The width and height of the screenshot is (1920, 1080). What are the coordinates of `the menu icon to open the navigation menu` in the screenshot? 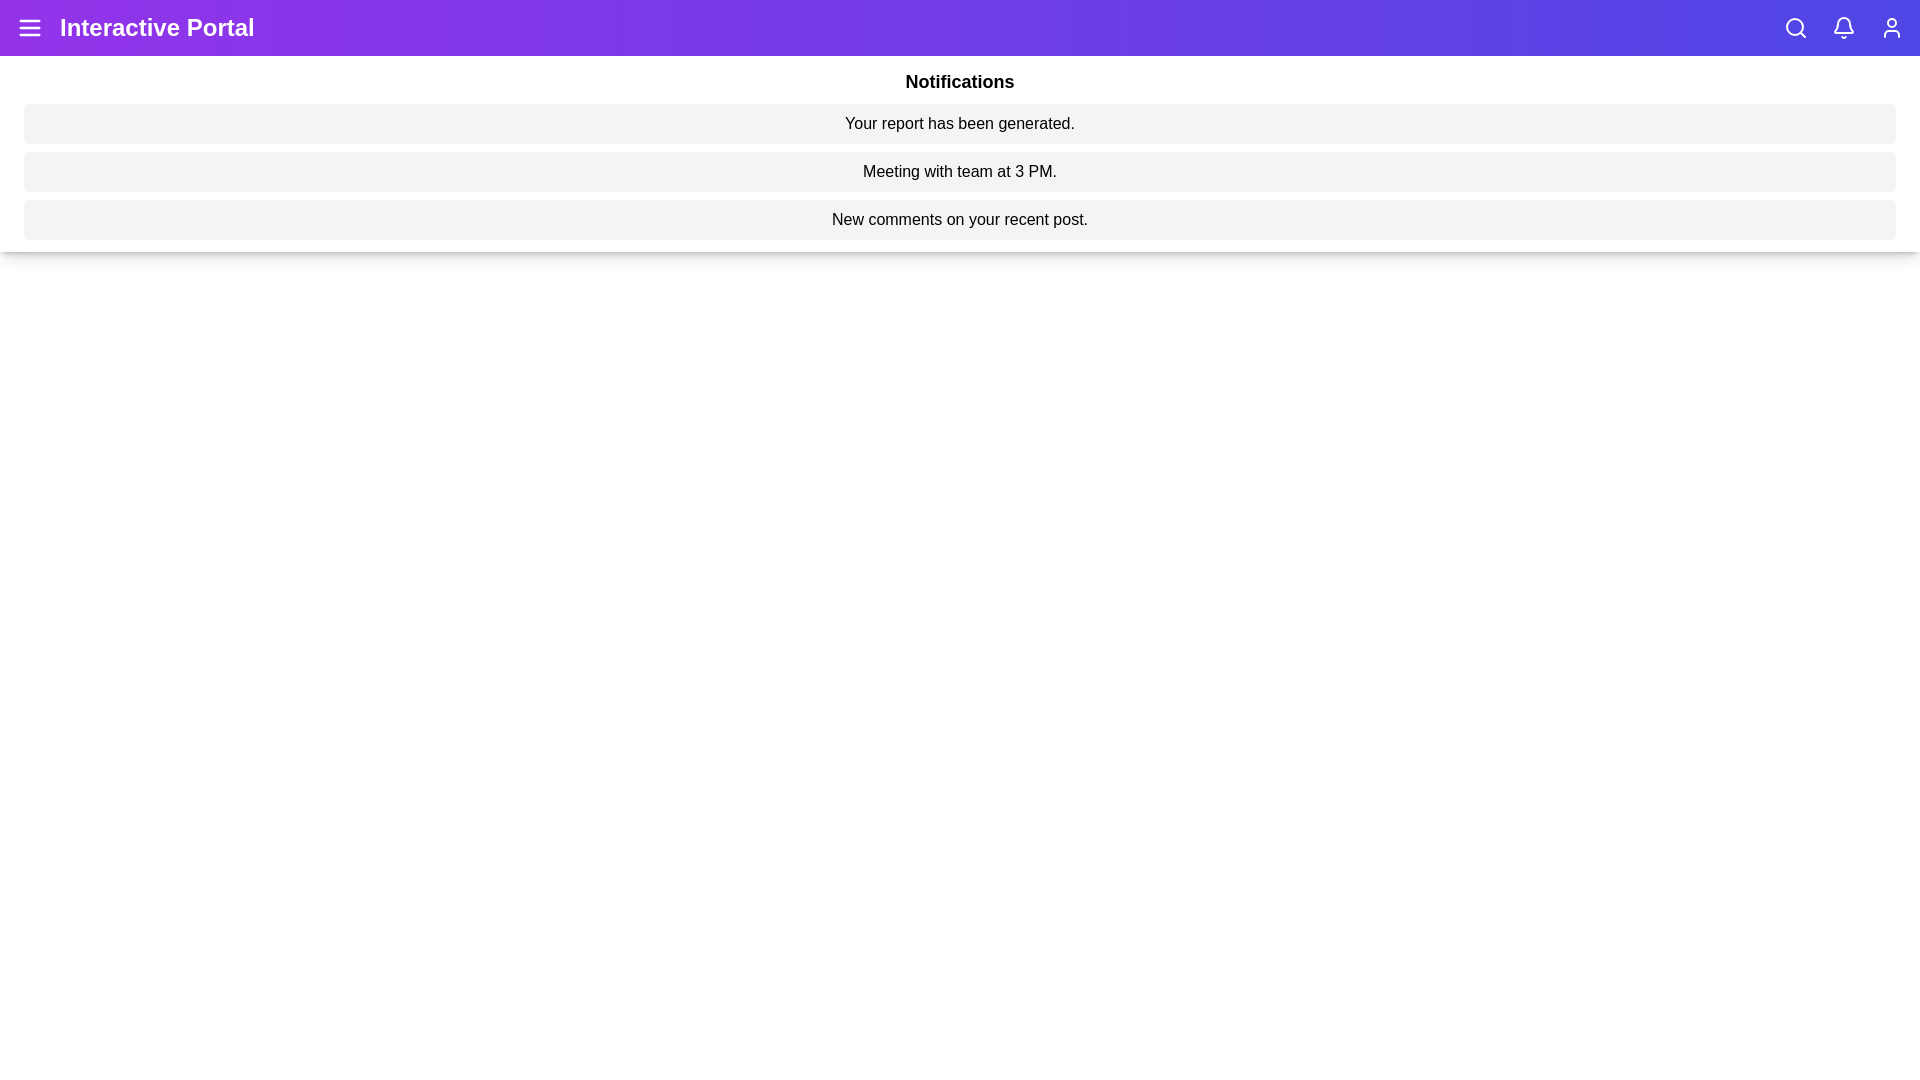 It's located at (29, 27).